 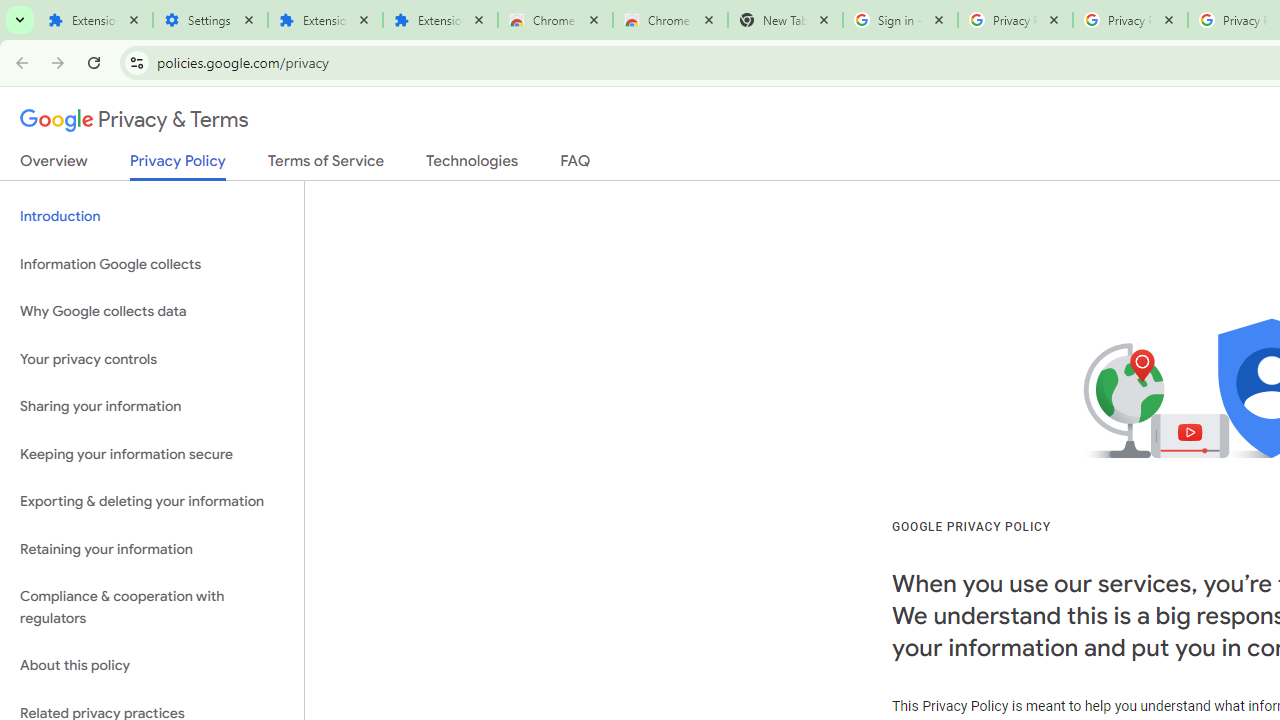 What do you see at coordinates (151, 549) in the screenshot?
I see `'Retaining your information'` at bounding box center [151, 549].